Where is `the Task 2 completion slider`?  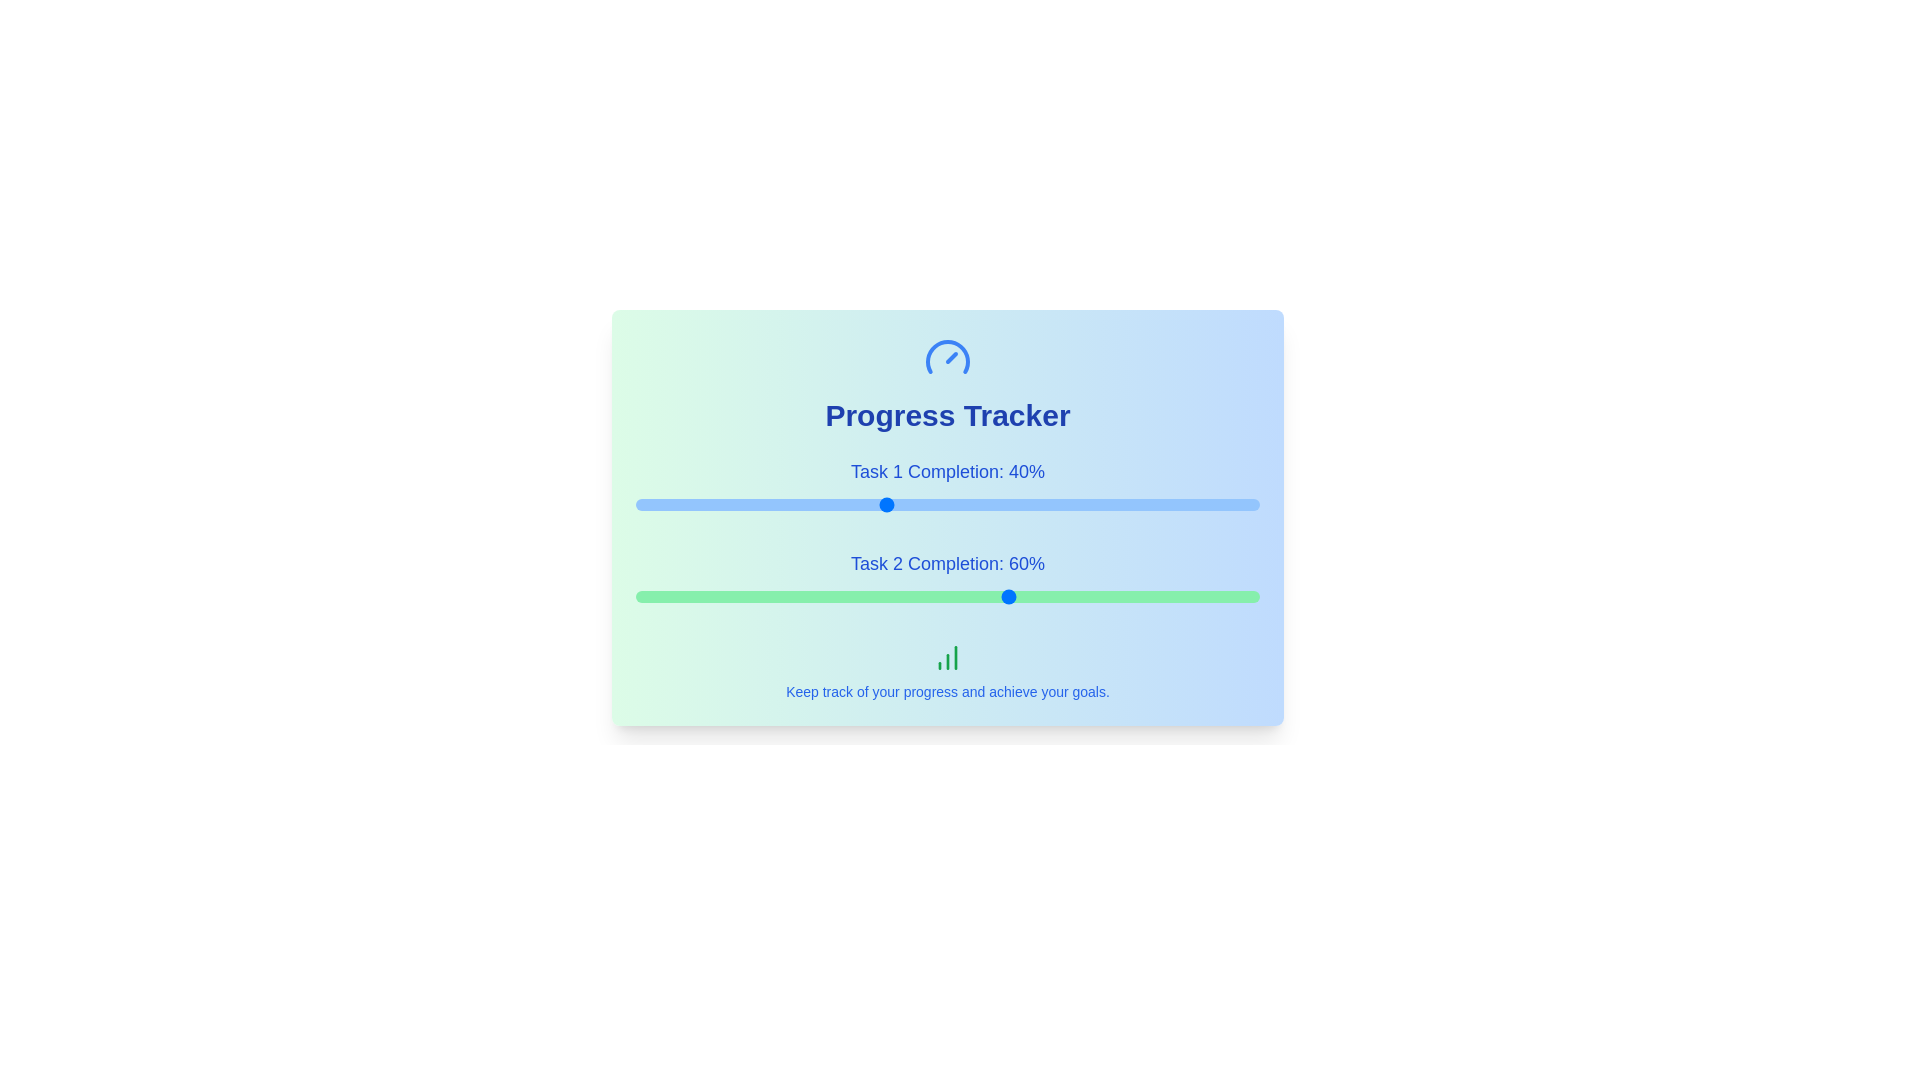
the Task 2 completion slider is located at coordinates (722, 596).